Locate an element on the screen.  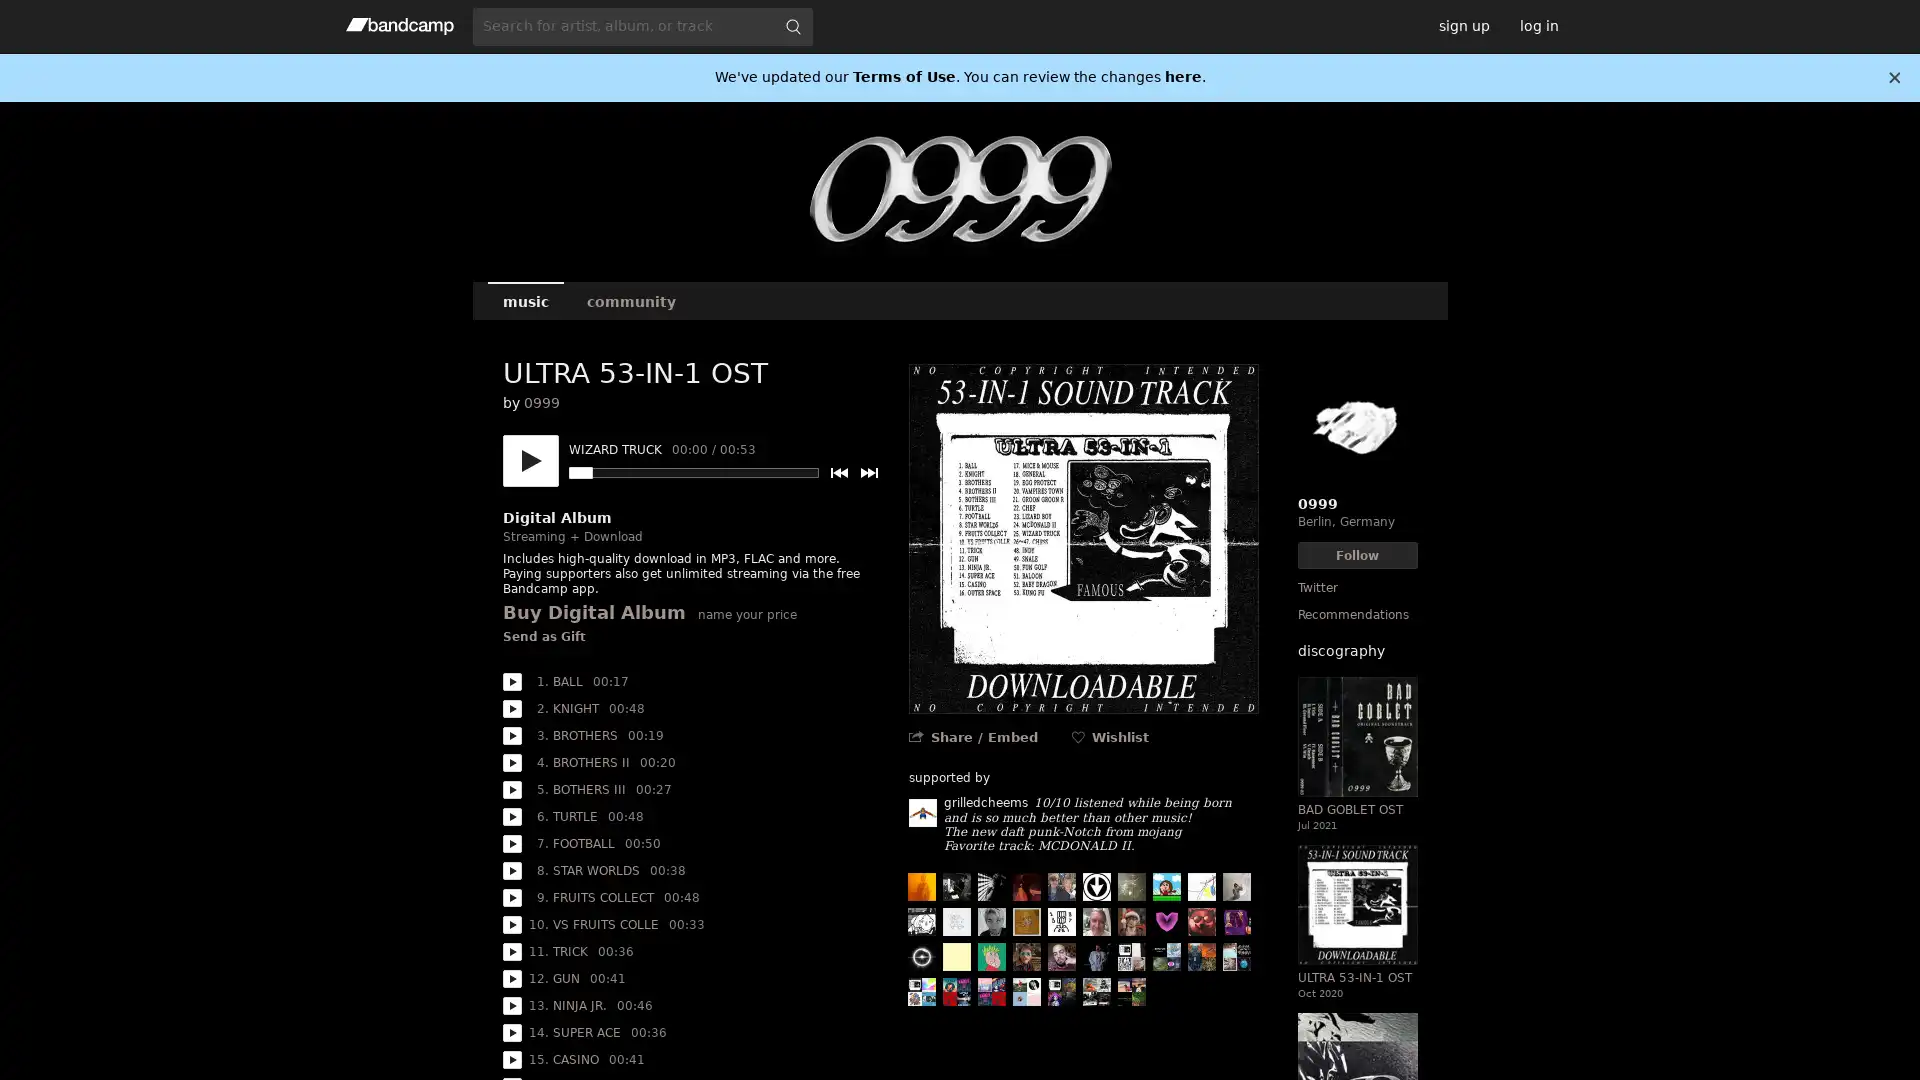
Share / Embed is located at coordinates (983, 737).